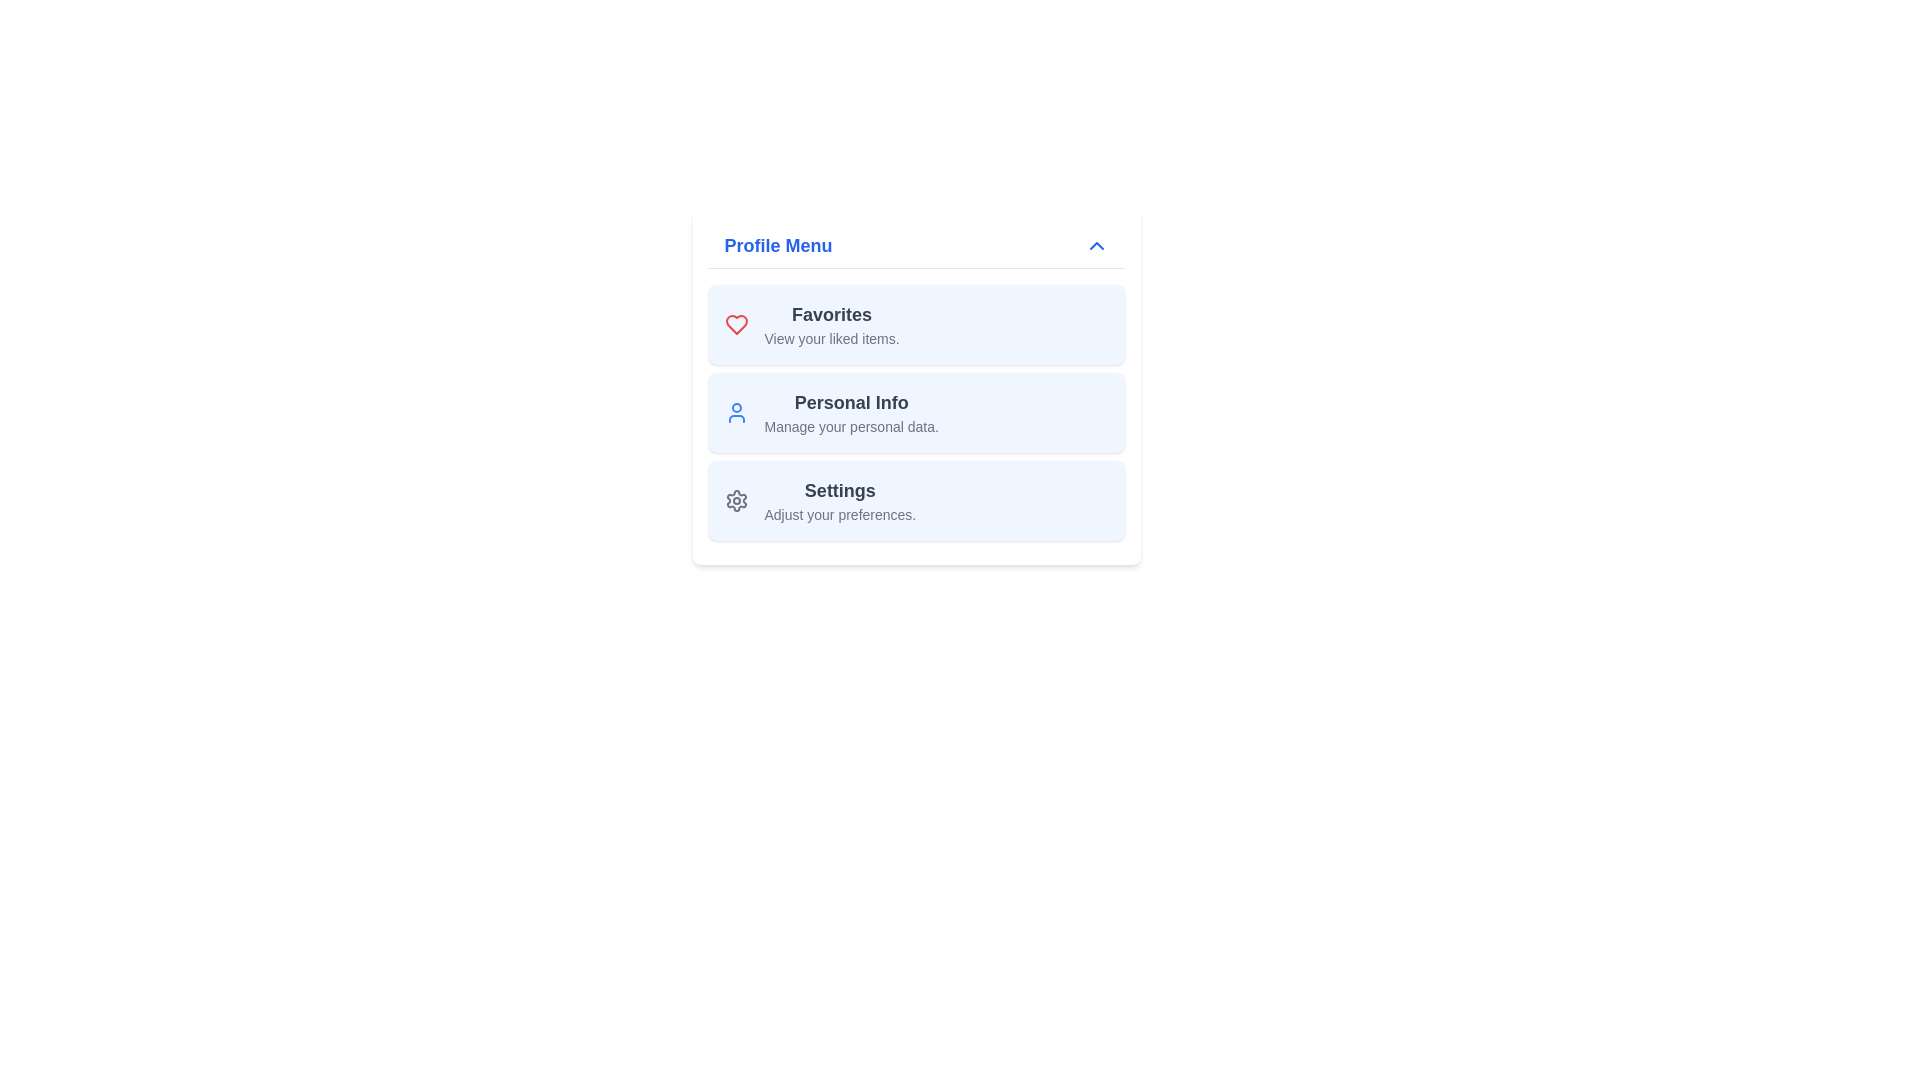 The height and width of the screenshot is (1080, 1920). I want to click on the chevron icon button located to the right of the 'Profile Menu' text, so click(1095, 245).